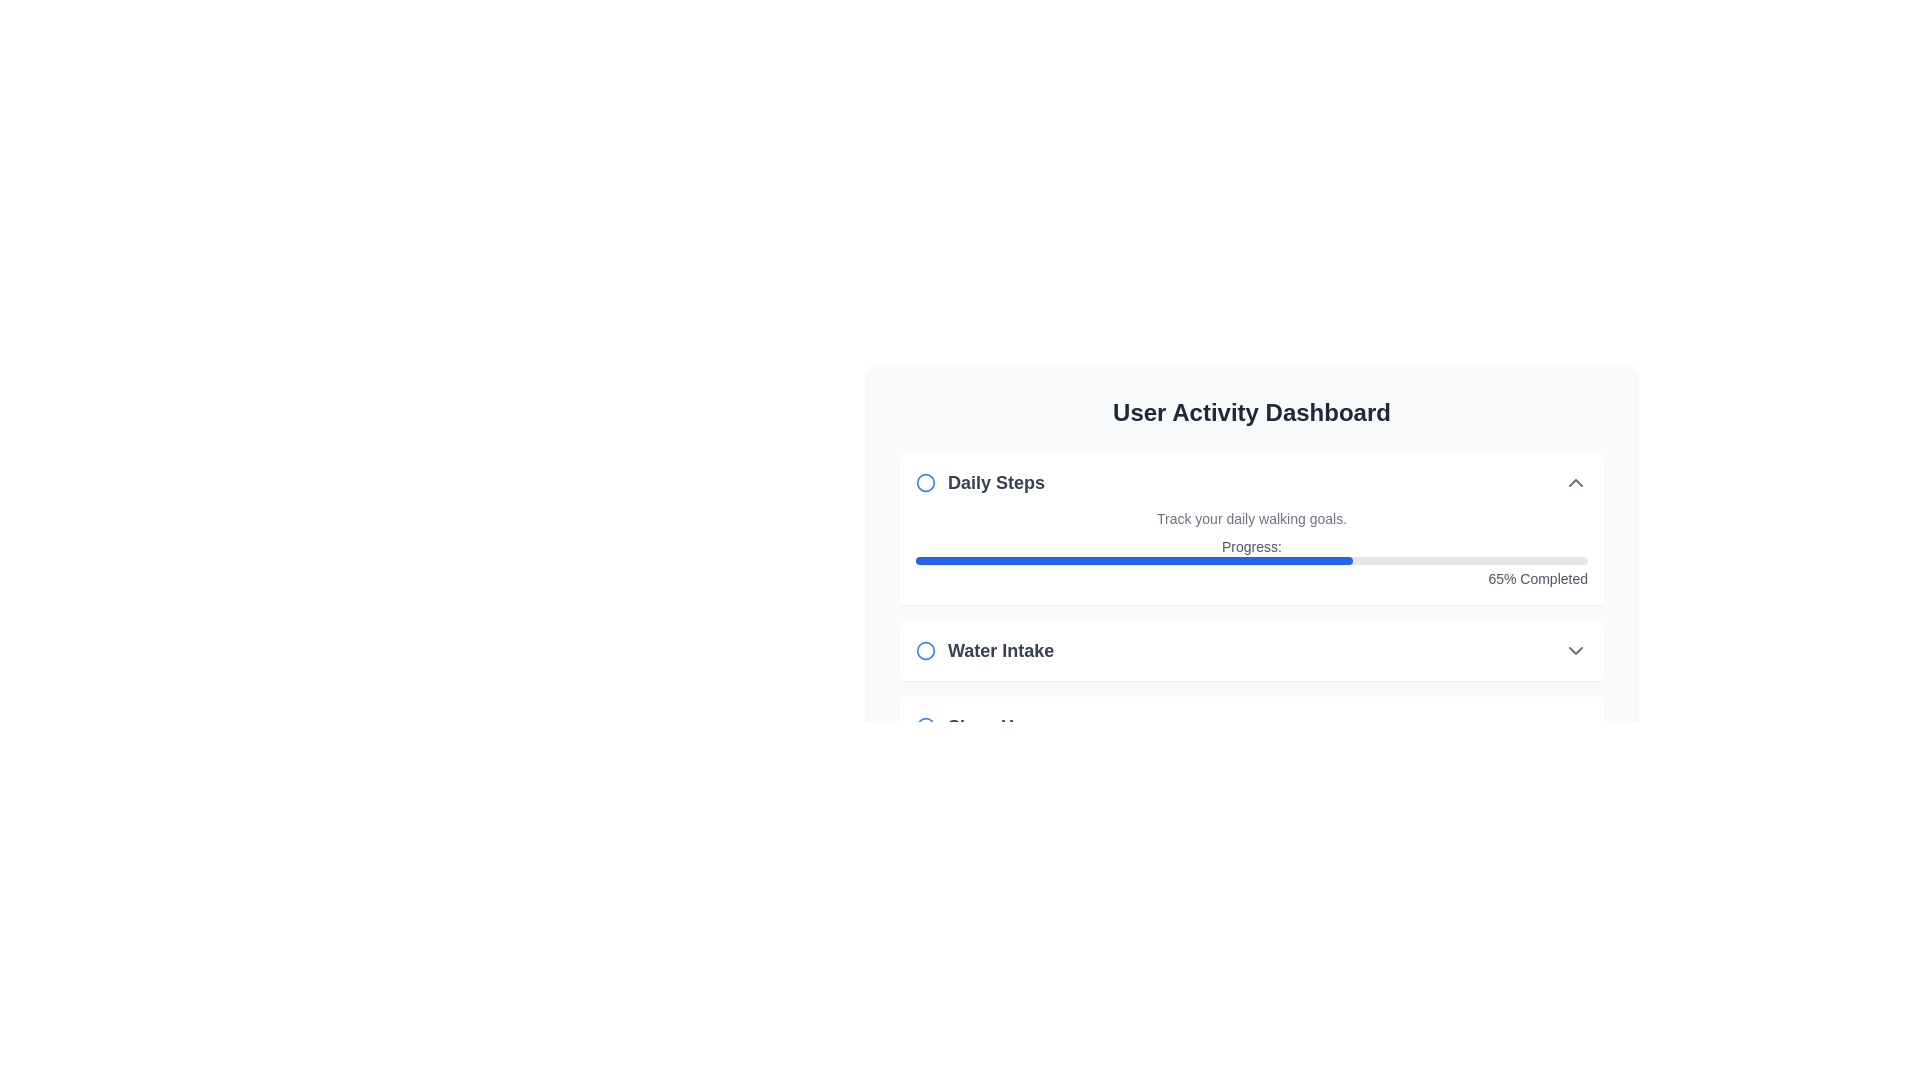 The image size is (1920, 1080). What do you see at coordinates (1000, 726) in the screenshot?
I see `the text label indicating 'Sleep Hours', which serves as a descriptor for the following content and is positioned to the right of a small circular icon with a blue border` at bounding box center [1000, 726].